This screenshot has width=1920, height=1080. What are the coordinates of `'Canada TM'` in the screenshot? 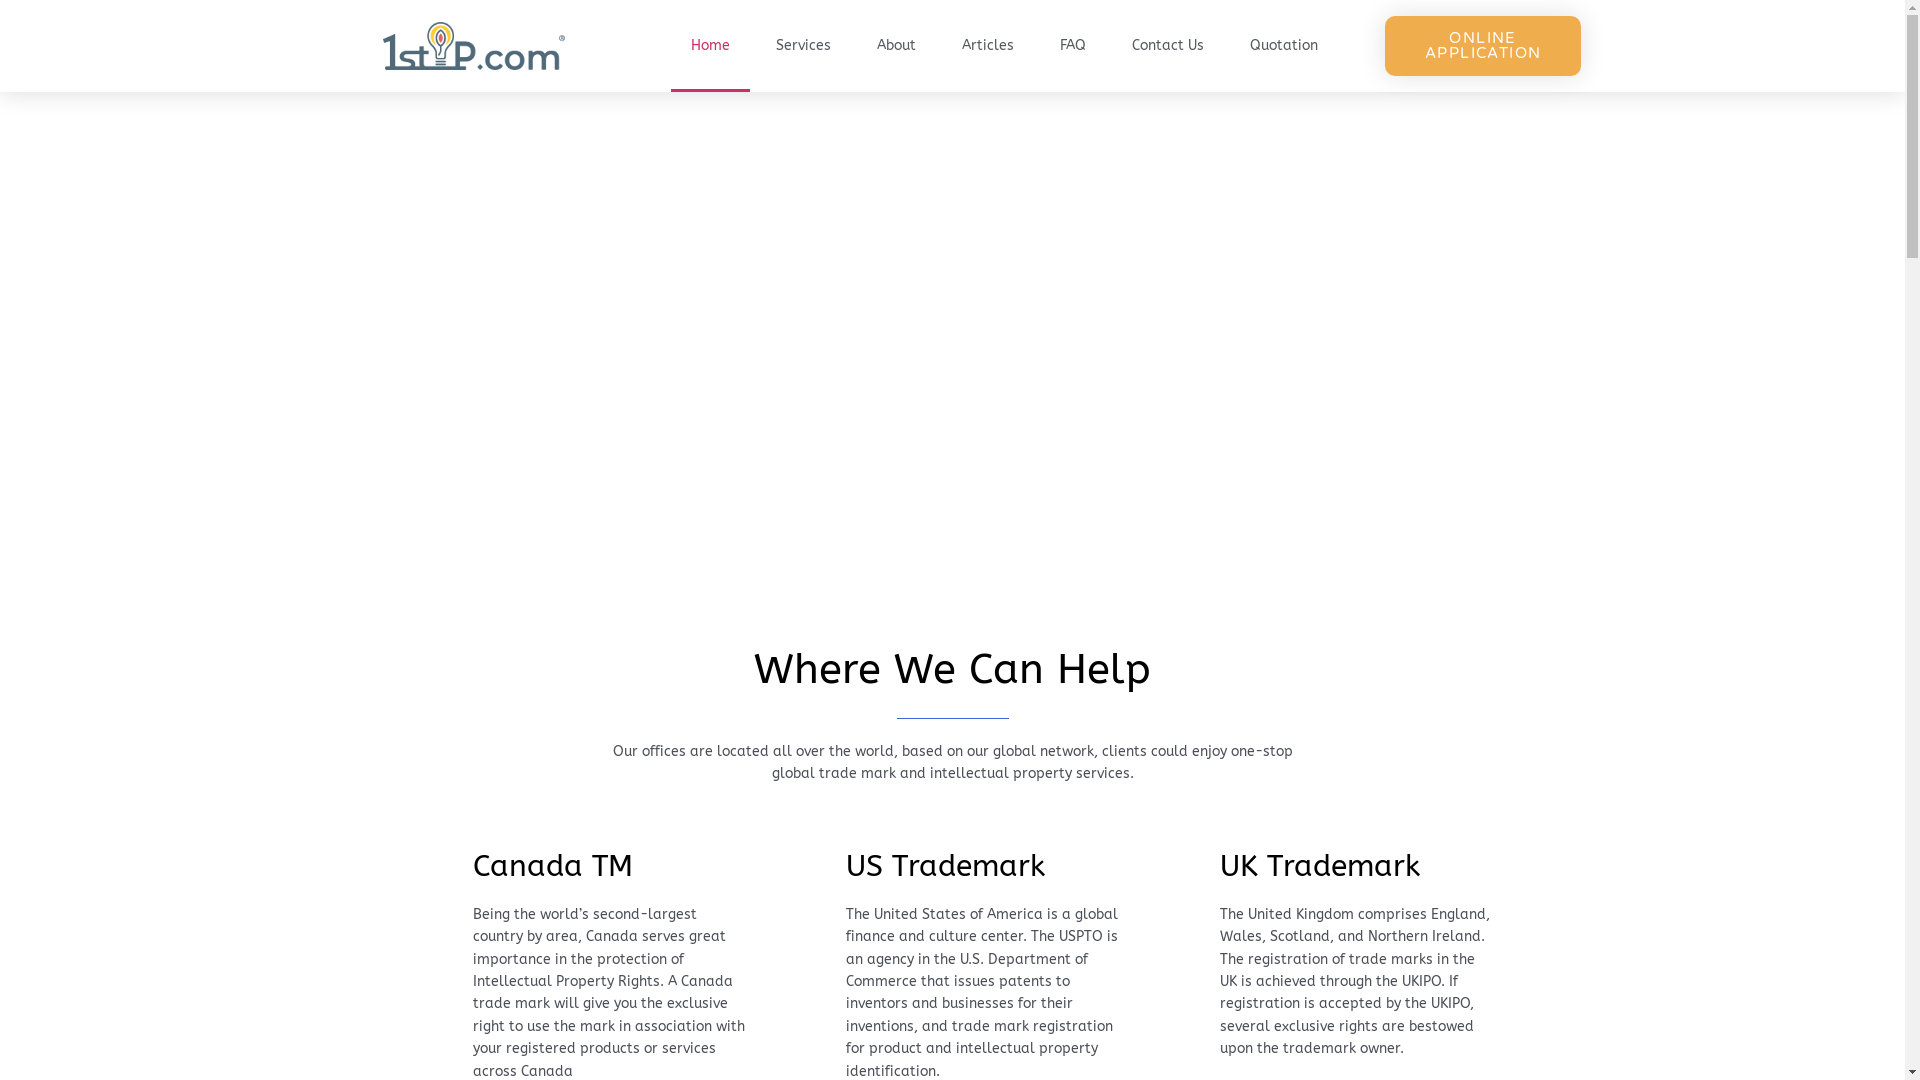 It's located at (472, 865).